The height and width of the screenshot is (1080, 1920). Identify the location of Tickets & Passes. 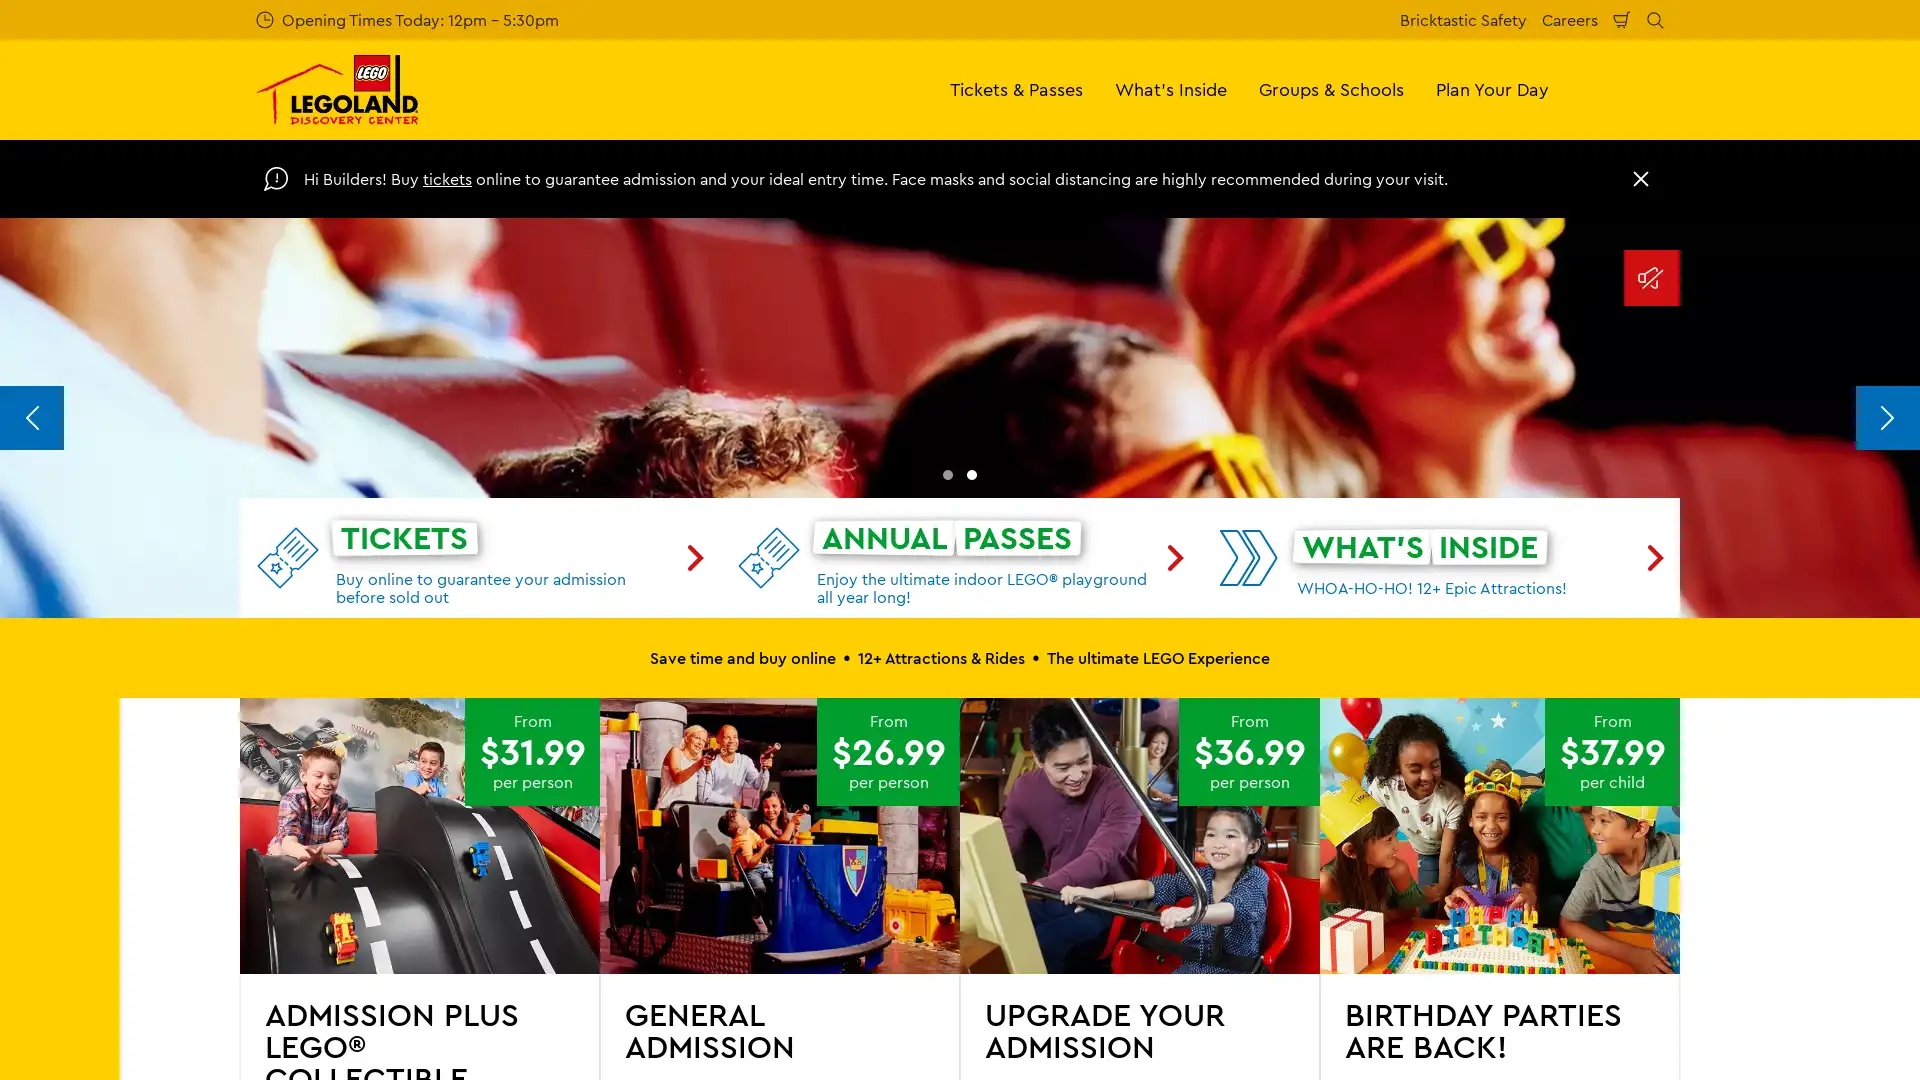
(1016, 88).